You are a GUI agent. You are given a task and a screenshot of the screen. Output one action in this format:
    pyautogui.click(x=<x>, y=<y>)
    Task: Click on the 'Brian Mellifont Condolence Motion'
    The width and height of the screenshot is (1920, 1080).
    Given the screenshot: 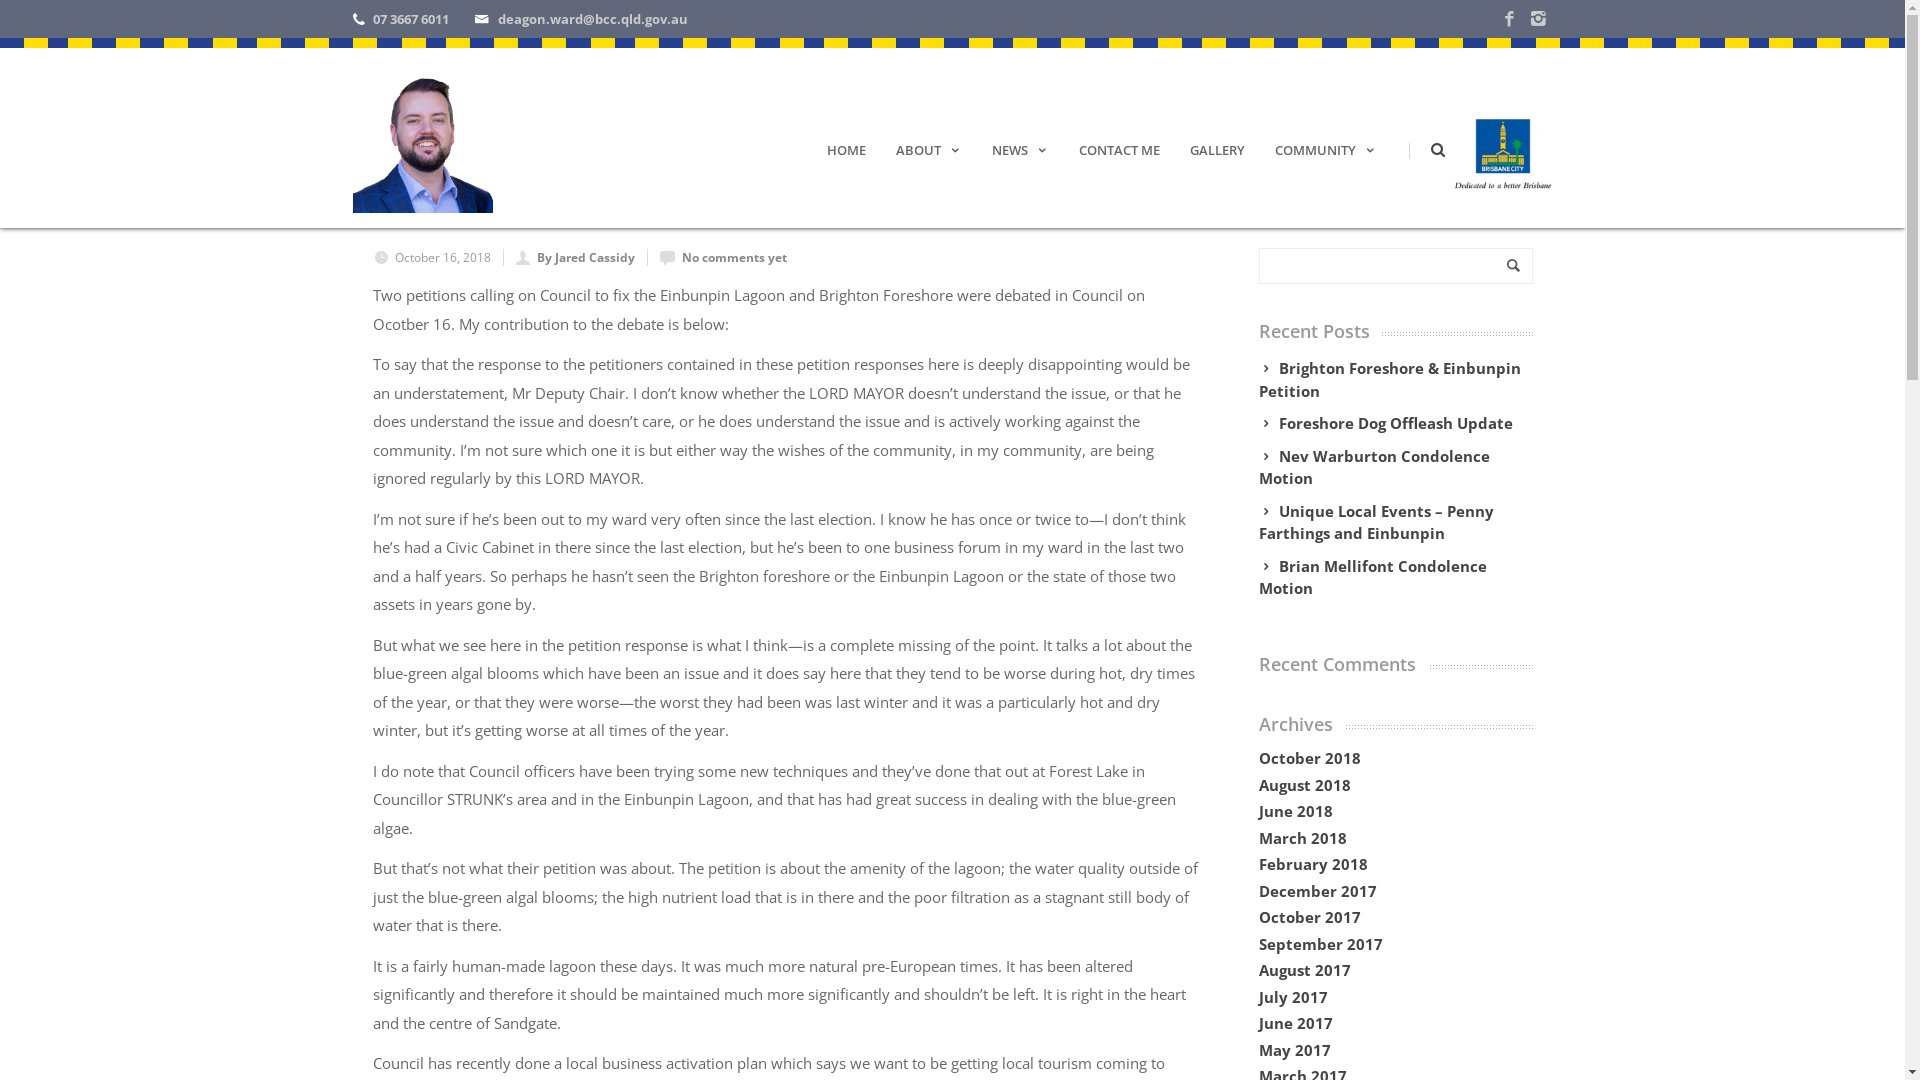 What is the action you would take?
    pyautogui.click(x=1394, y=577)
    